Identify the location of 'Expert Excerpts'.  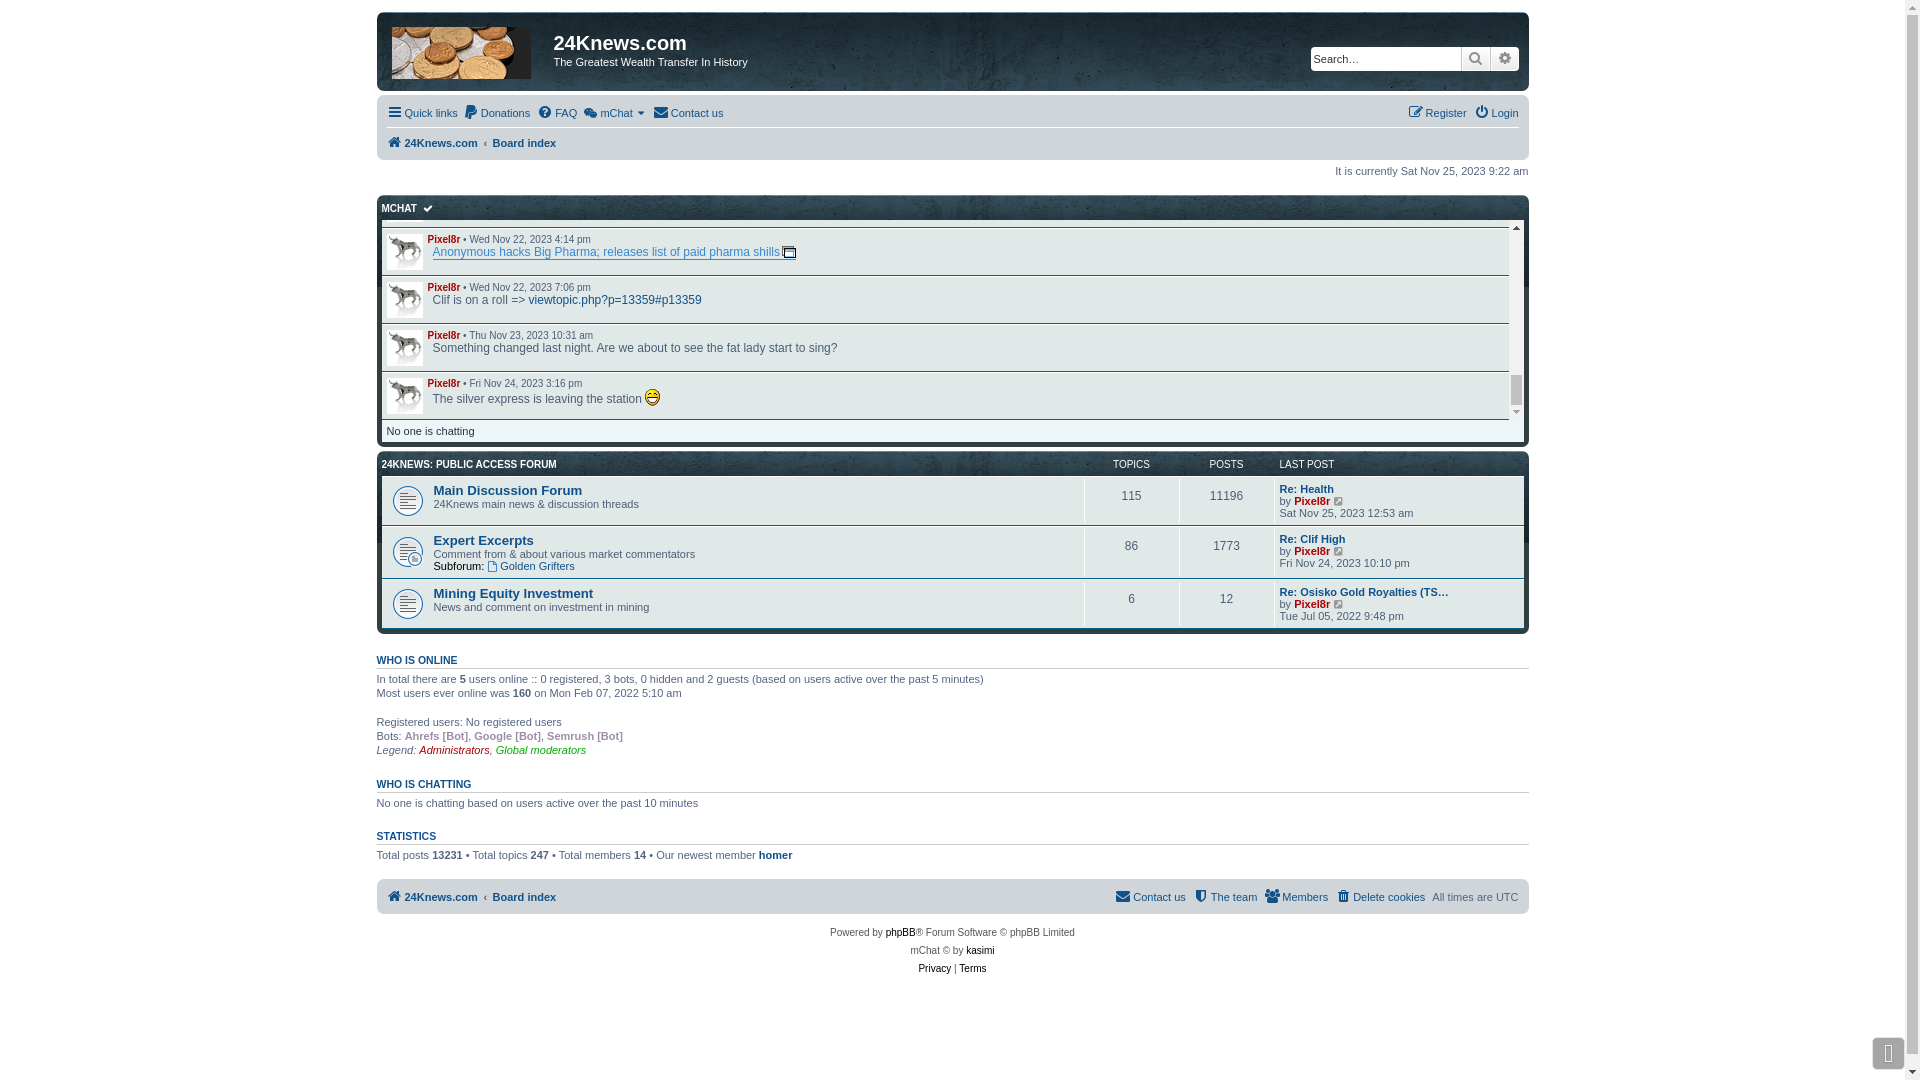
(484, 540).